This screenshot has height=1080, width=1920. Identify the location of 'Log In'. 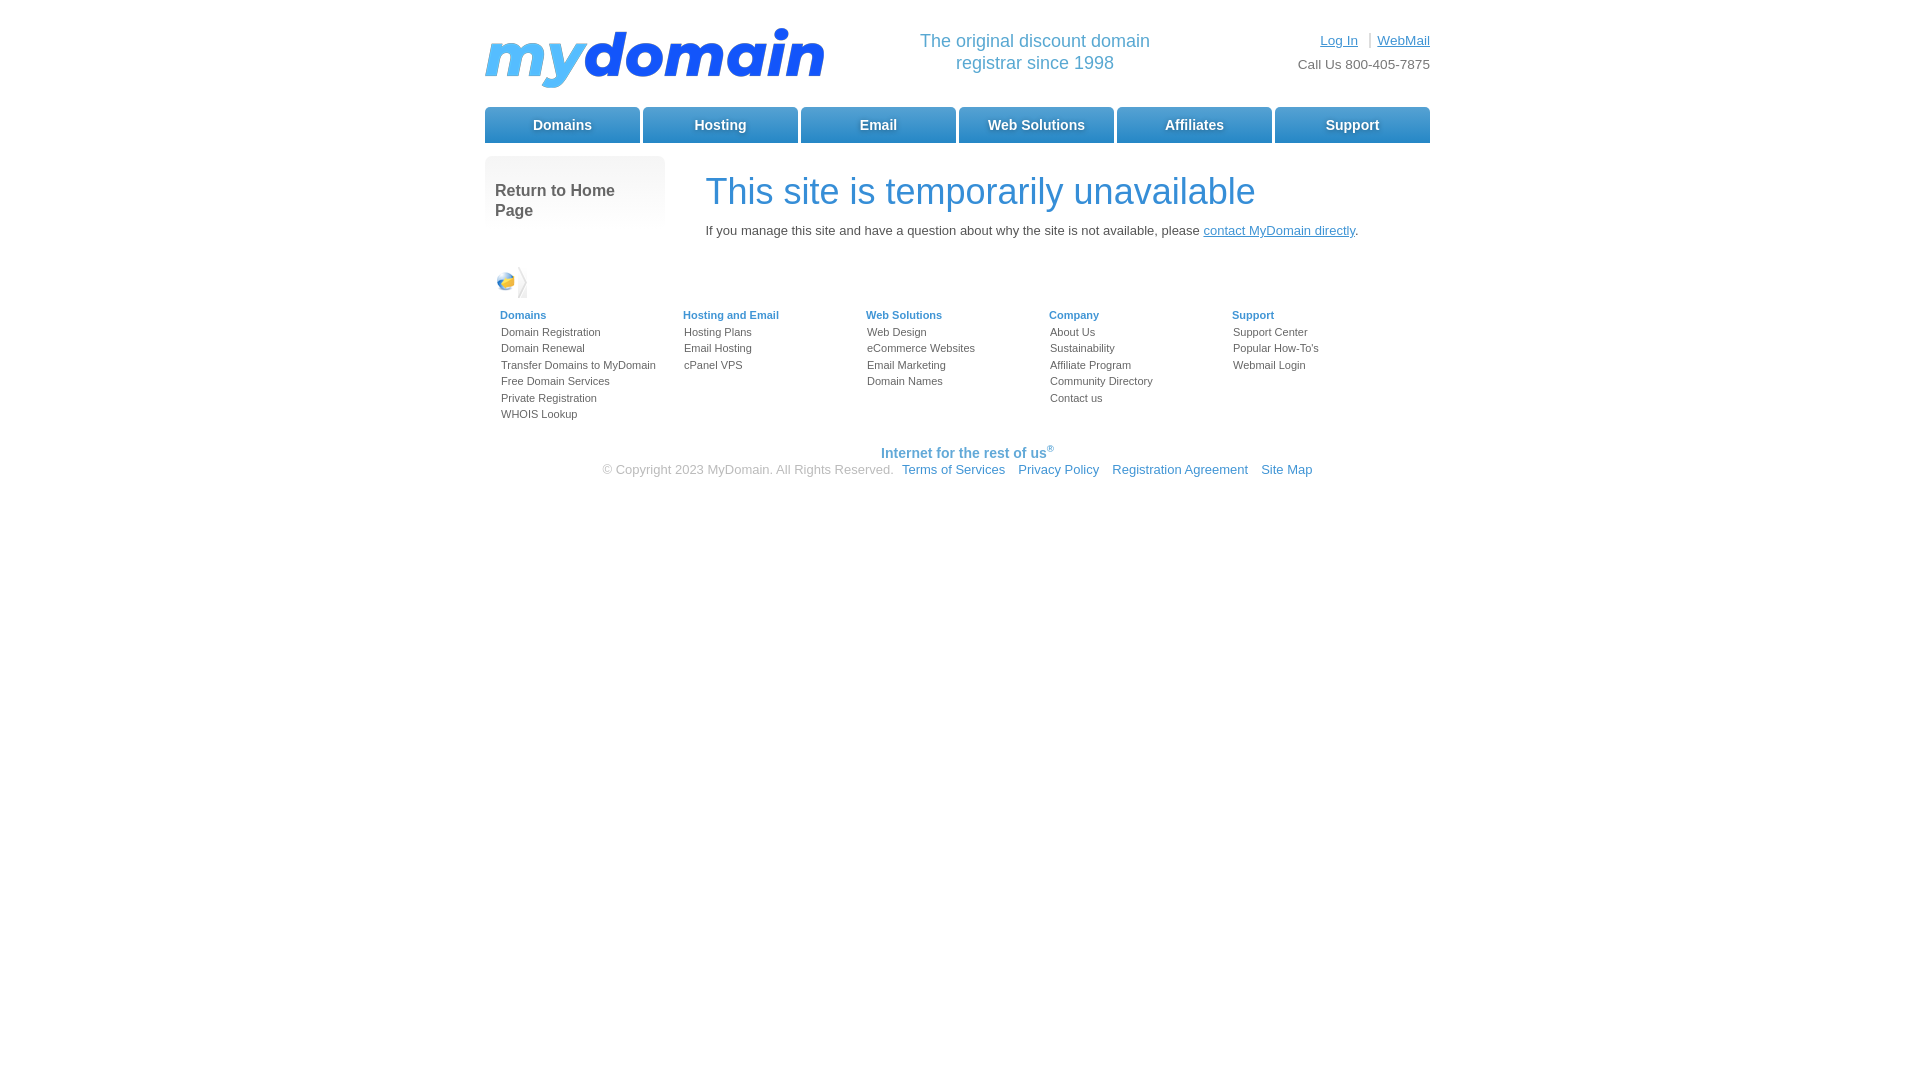
(1339, 40).